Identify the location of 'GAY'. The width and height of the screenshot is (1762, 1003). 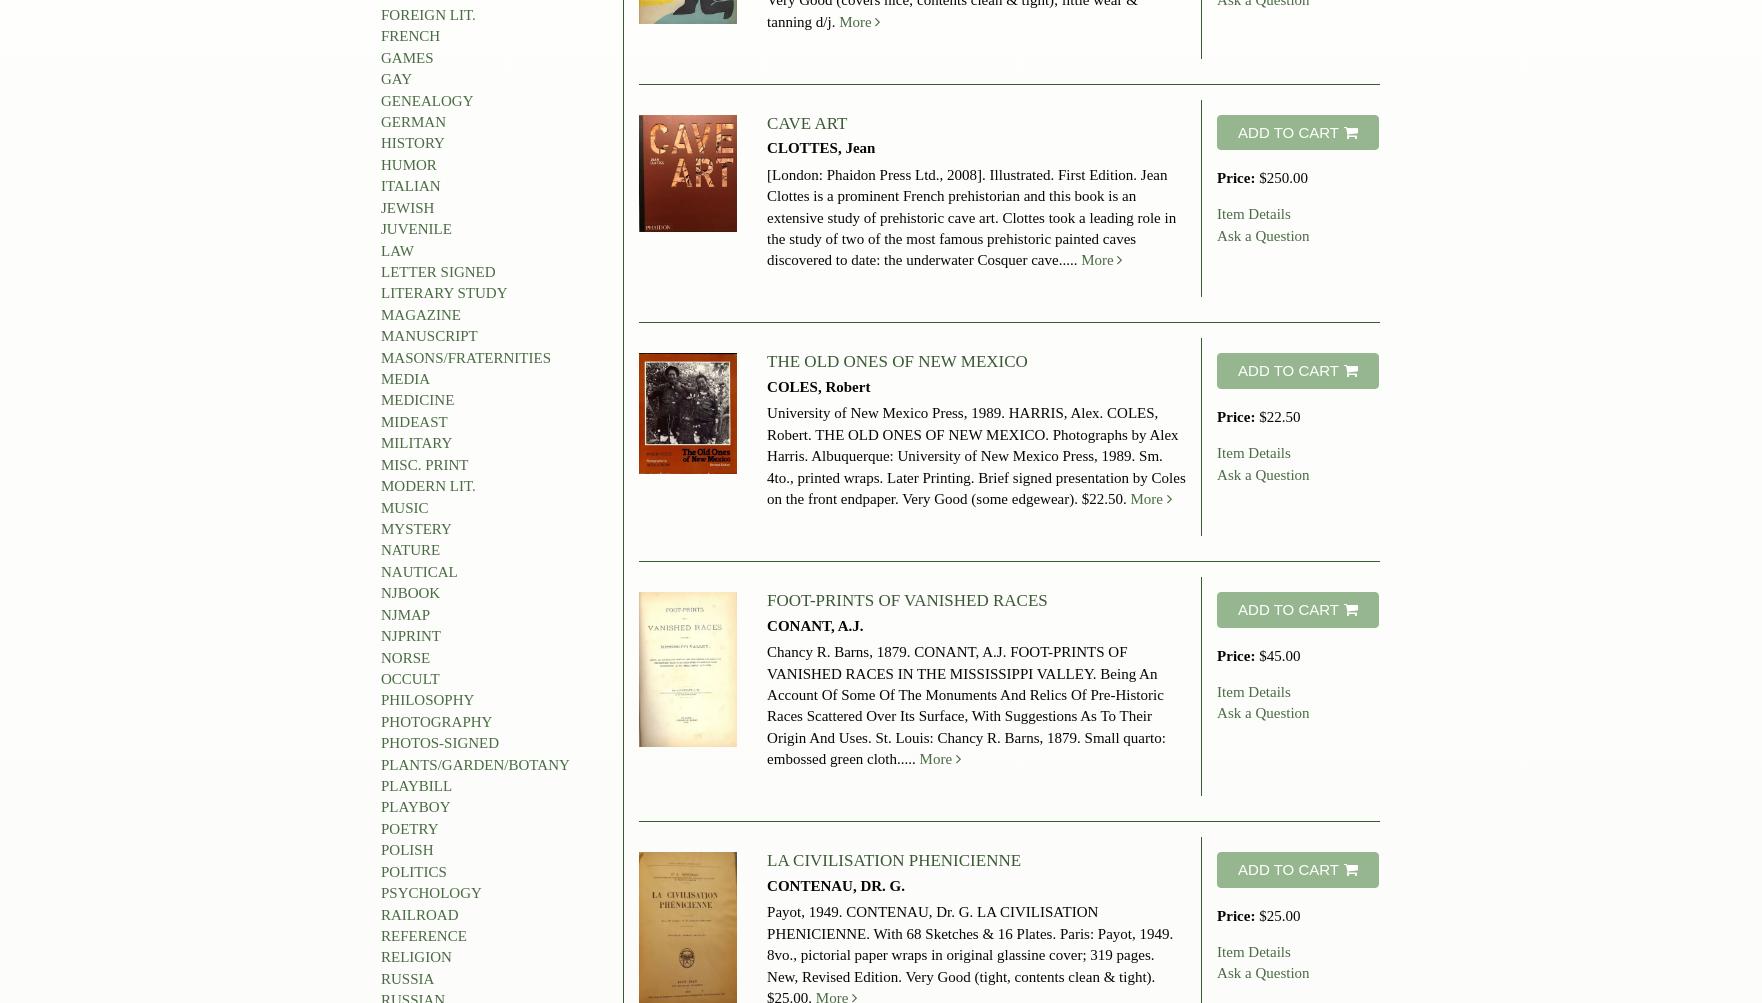
(396, 79).